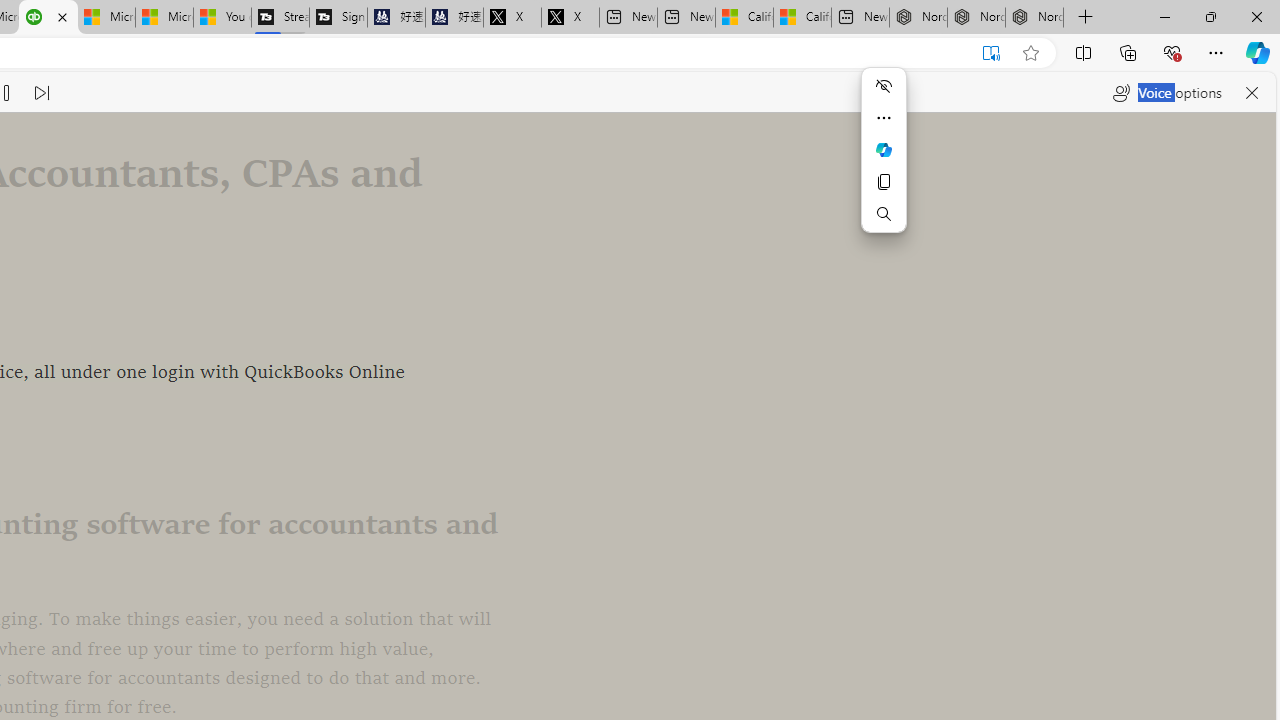 The image size is (1280, 720). What do you see at coordinates (1251, 92) in the screenshot?
I see `'Close read aloud'` at bounding box center [1251, 92].